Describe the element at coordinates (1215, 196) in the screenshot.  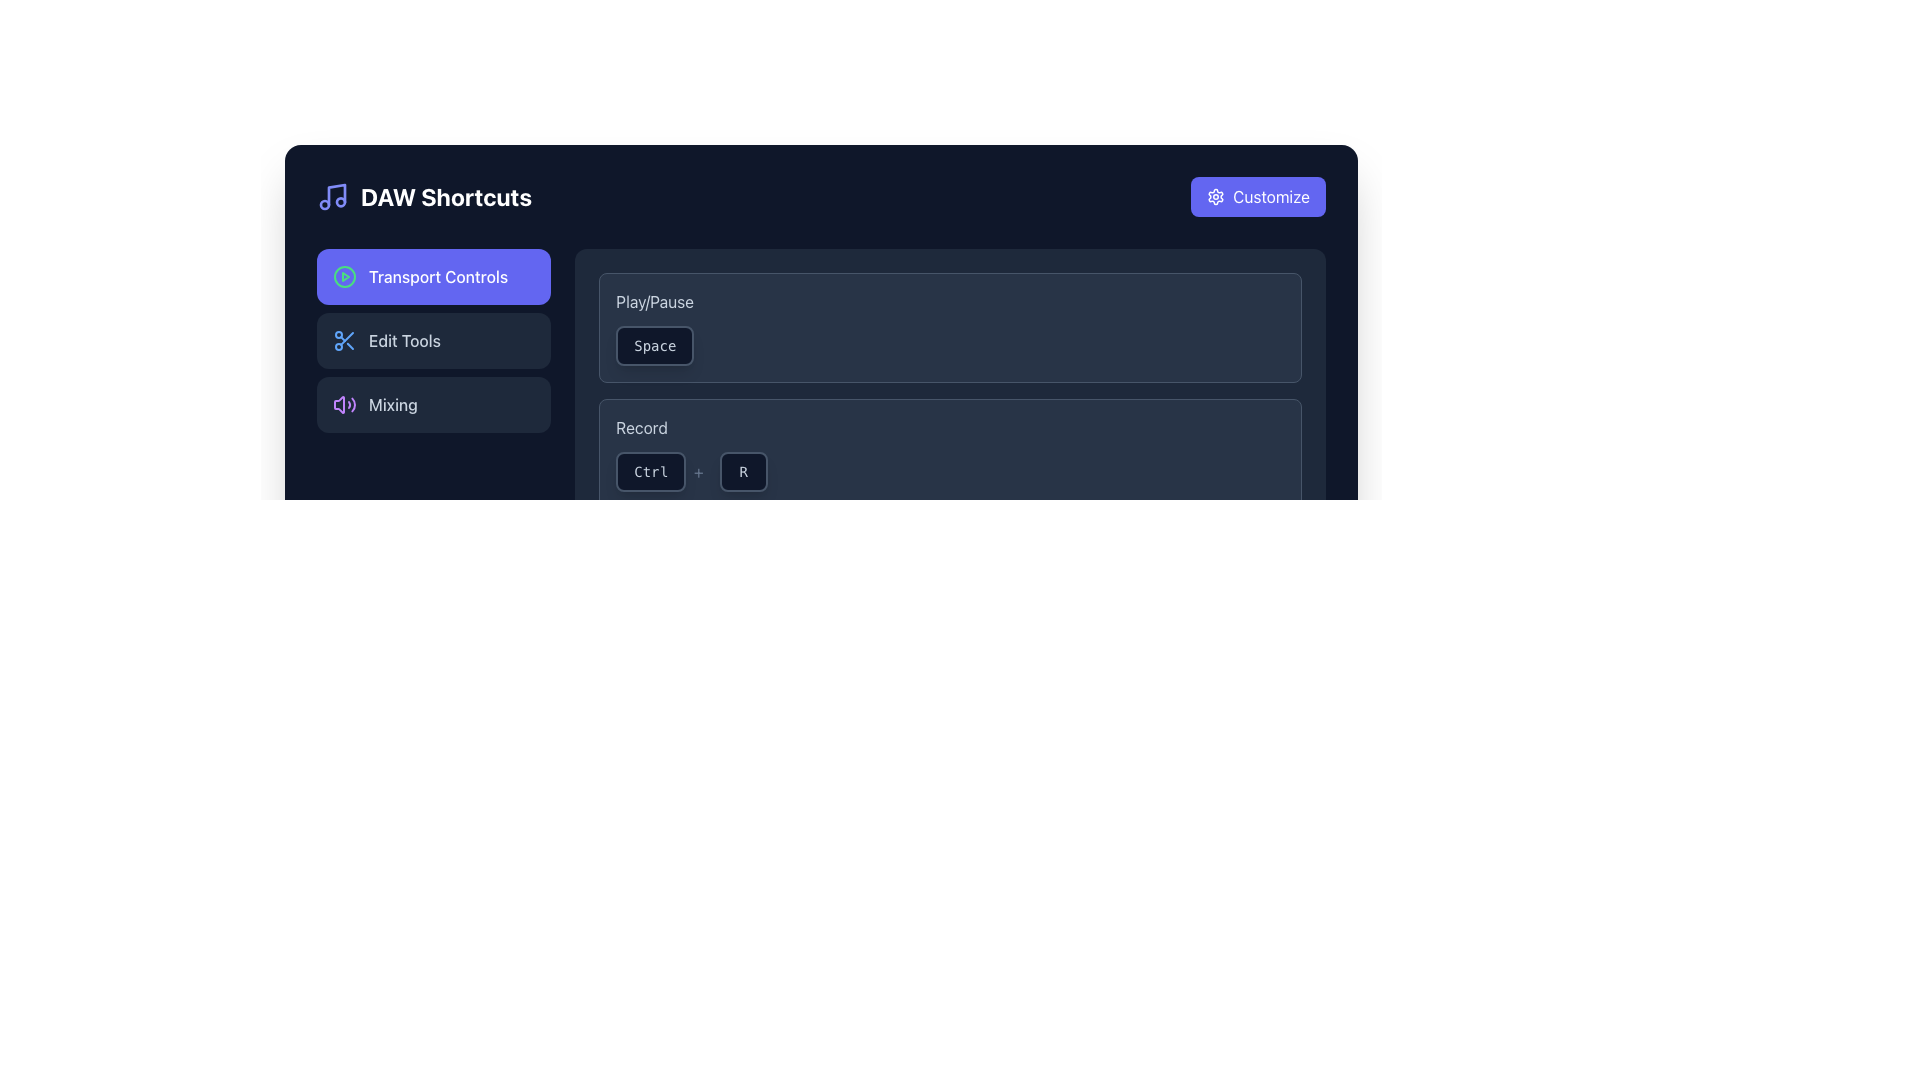
I see `the cogwheel icon within the 'Customize' button at the top-right corner of the interface` at that location.